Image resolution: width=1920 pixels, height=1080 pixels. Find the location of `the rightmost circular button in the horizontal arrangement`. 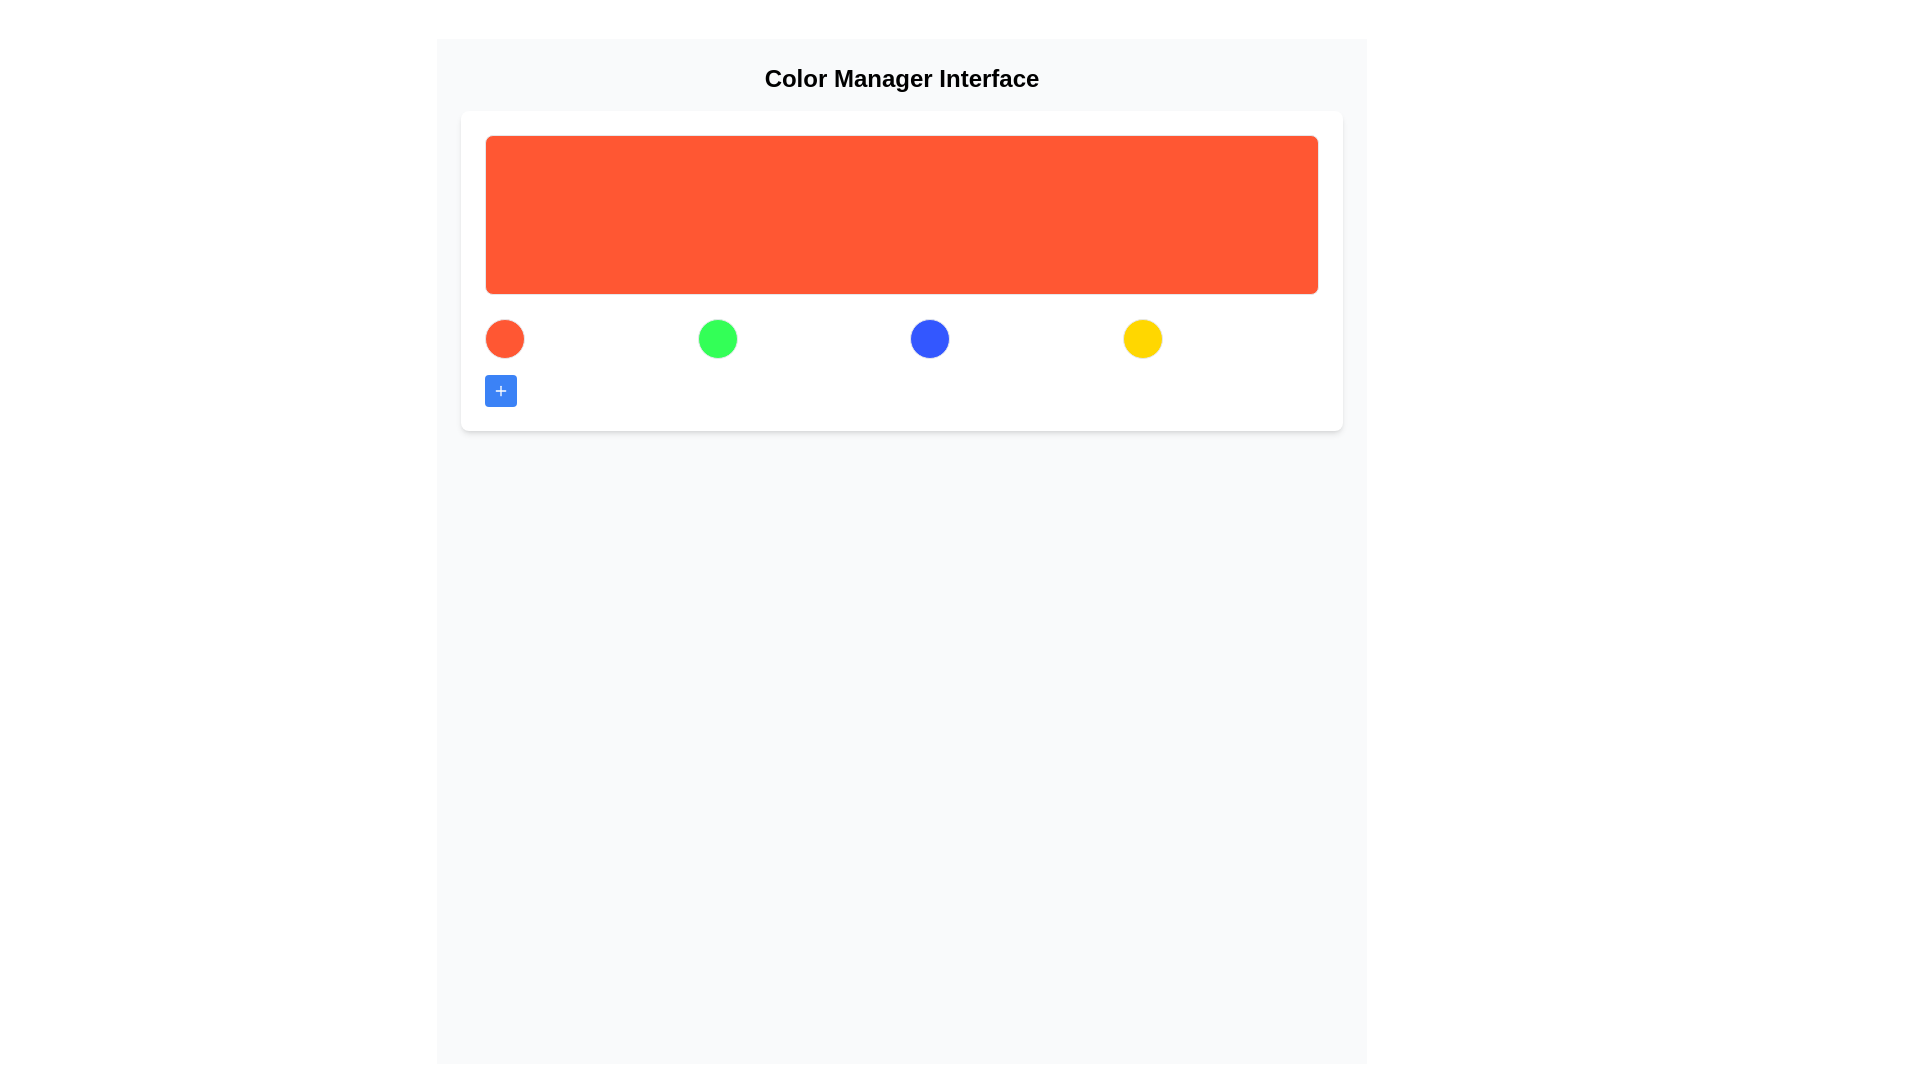

the rightmost circular button in the horizontal arrangement is located at coordinates (1142, 338).